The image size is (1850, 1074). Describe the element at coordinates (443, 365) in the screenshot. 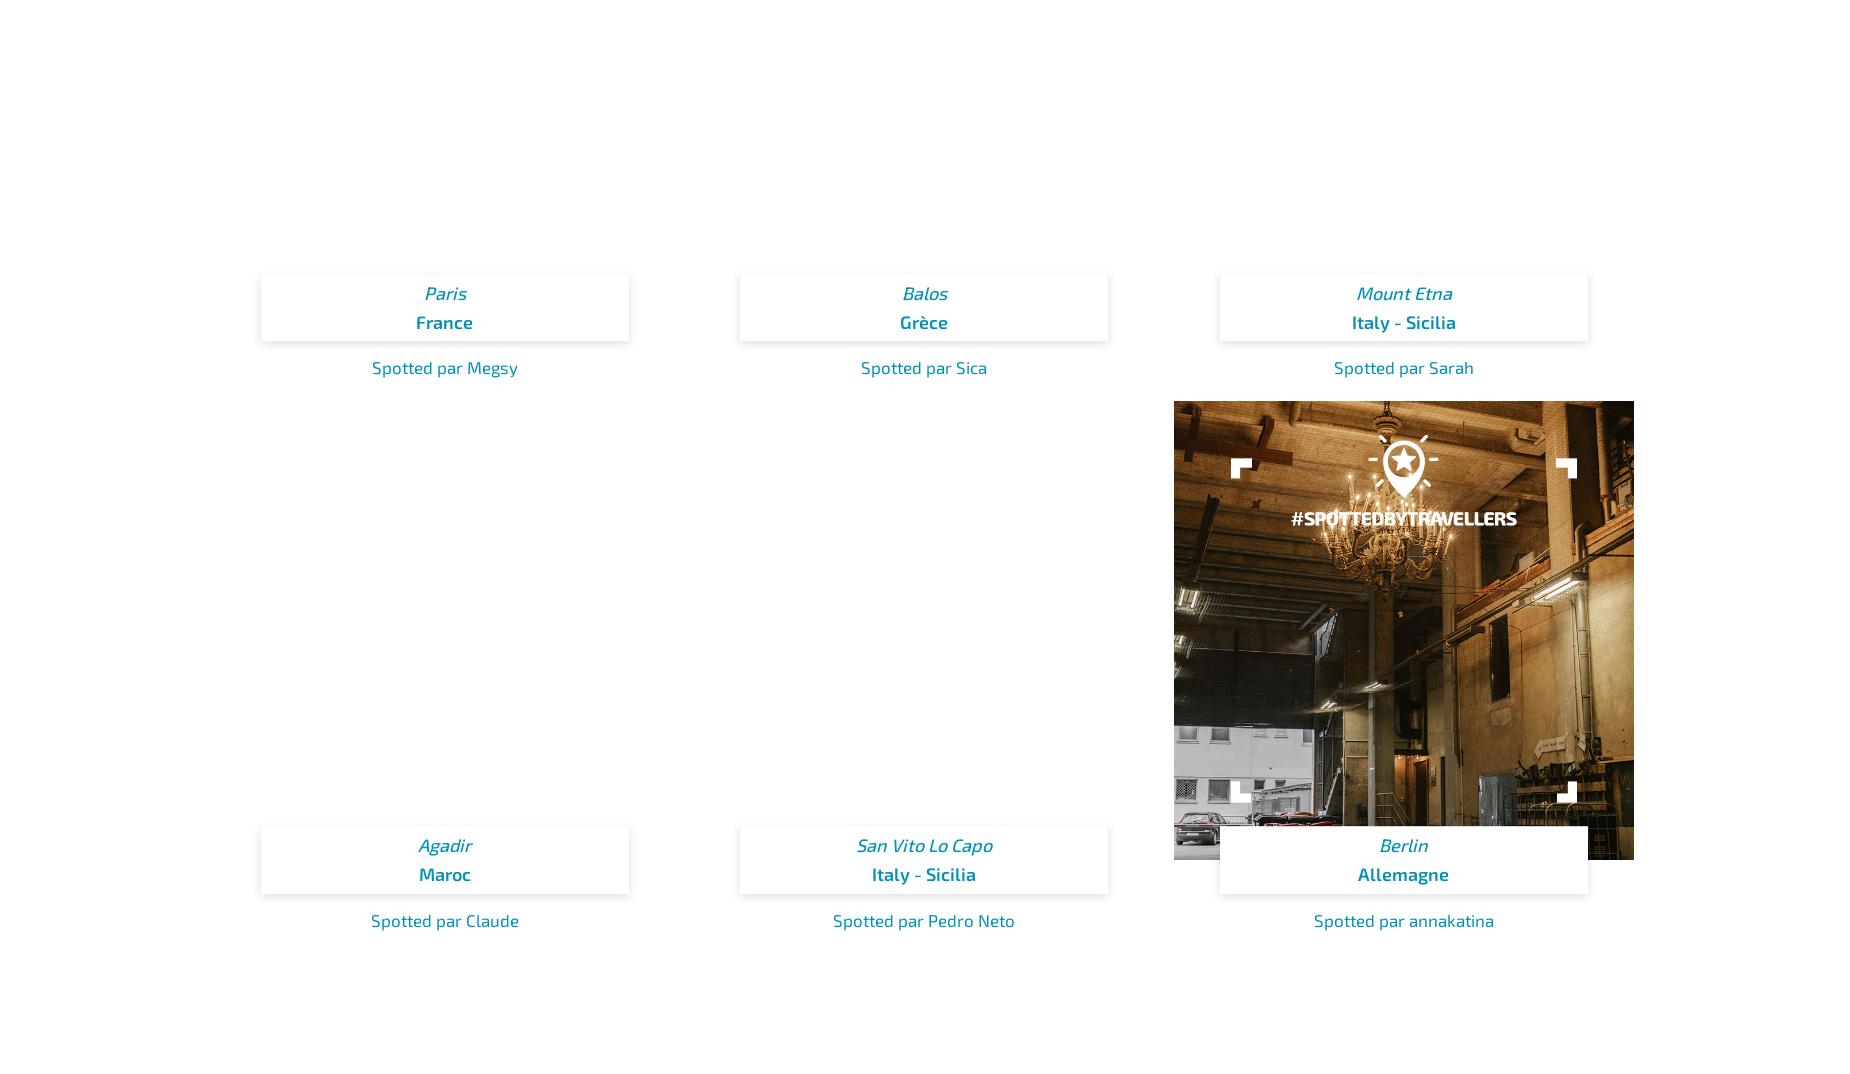

I see `'Spotted par Megsy'` at that location.